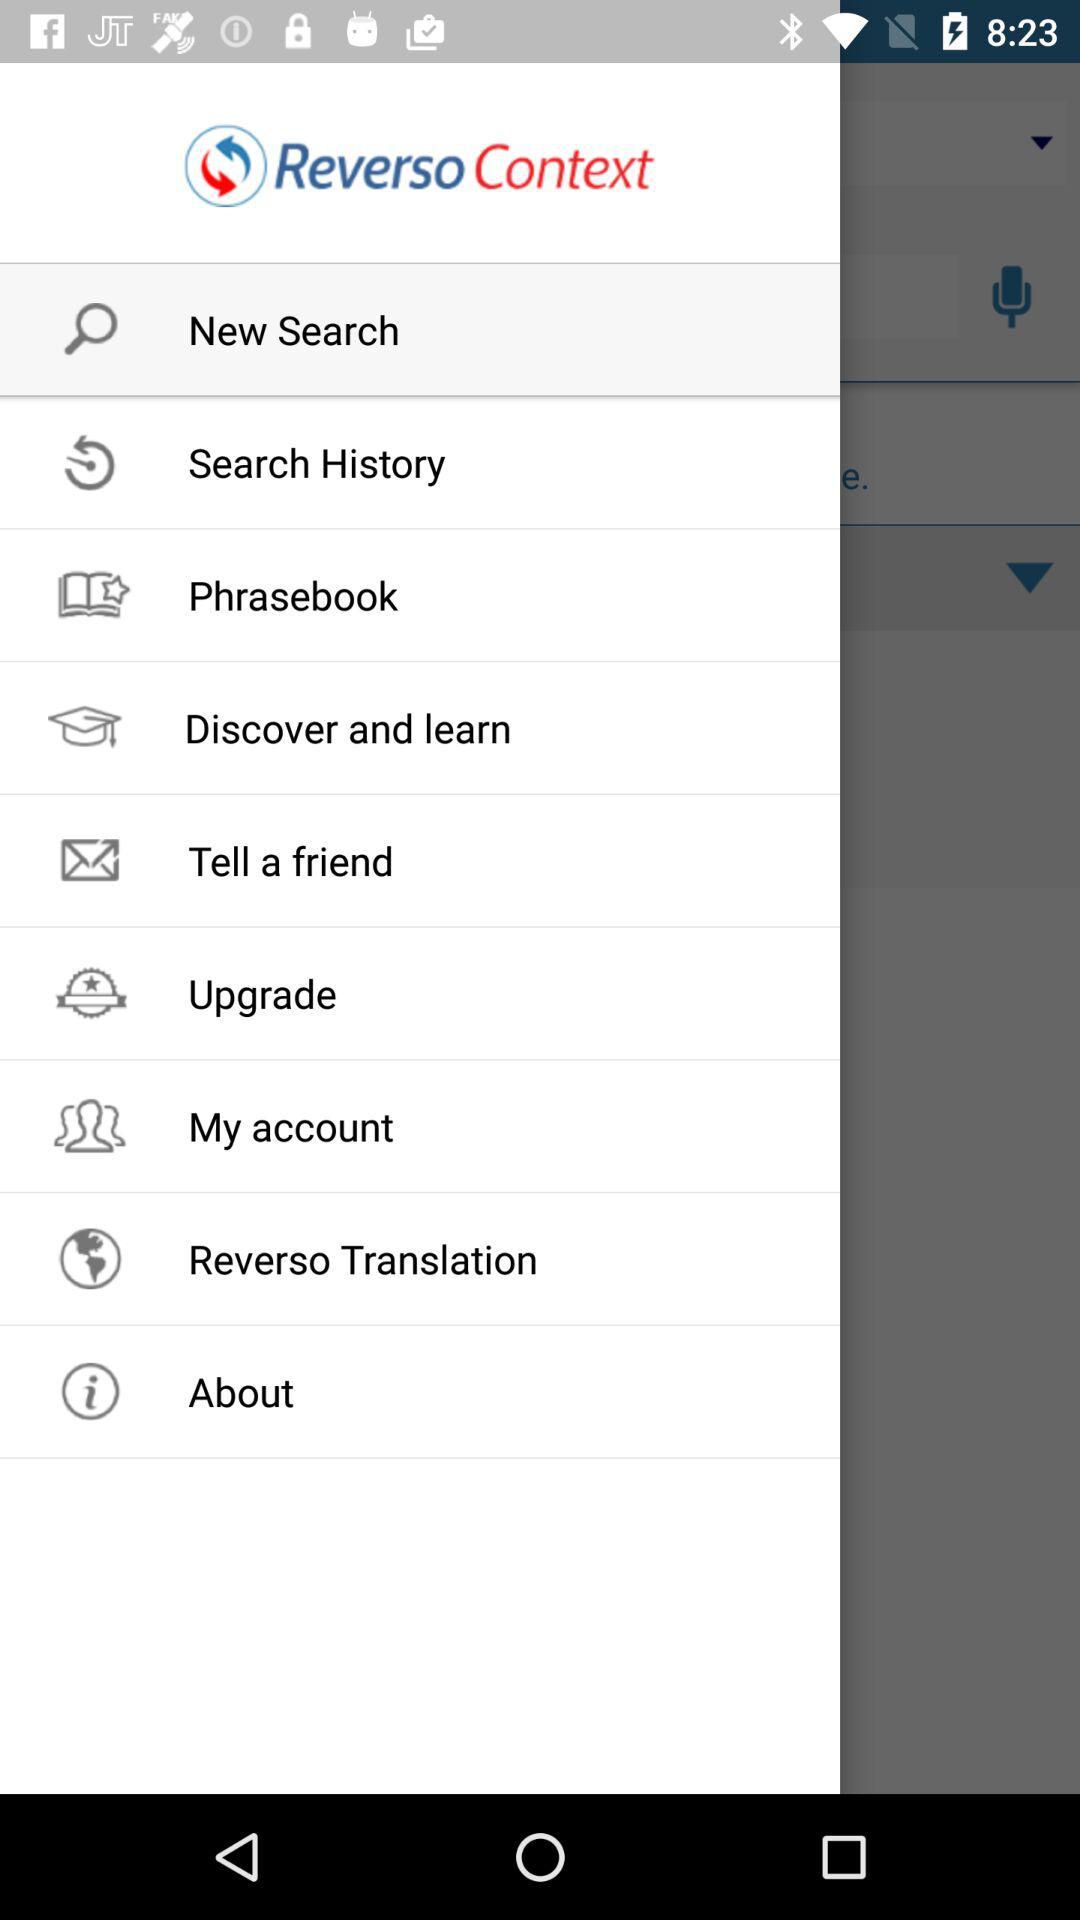 Image resolution: width=1080 pixels, height=1920 pixels. What do you see at coordinates (1011, 296) in the screenshot?
I see `the microphone icon` at bounding box center [1011, 296].